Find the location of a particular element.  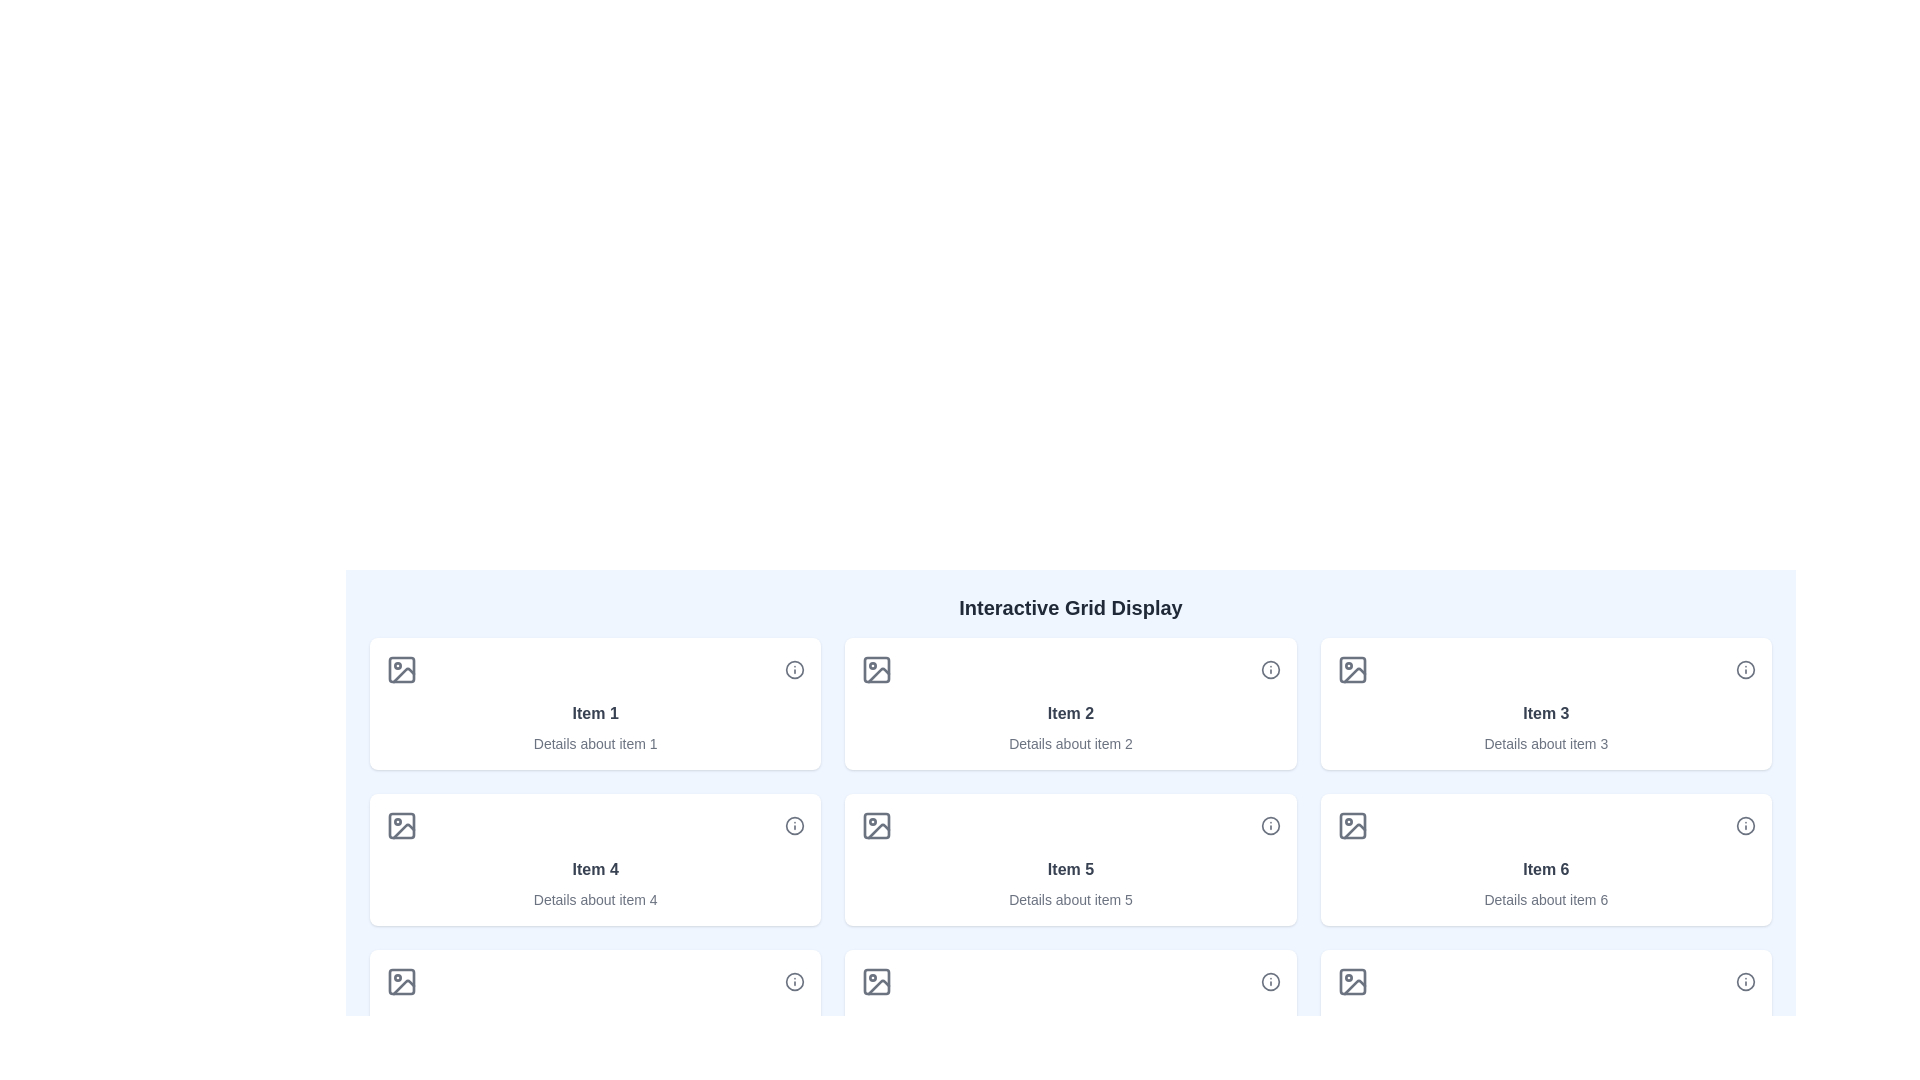

the photograph icon in the bottom-right corner of the grid section labeled 'Item 6' is located at coordinates (1352, 981).